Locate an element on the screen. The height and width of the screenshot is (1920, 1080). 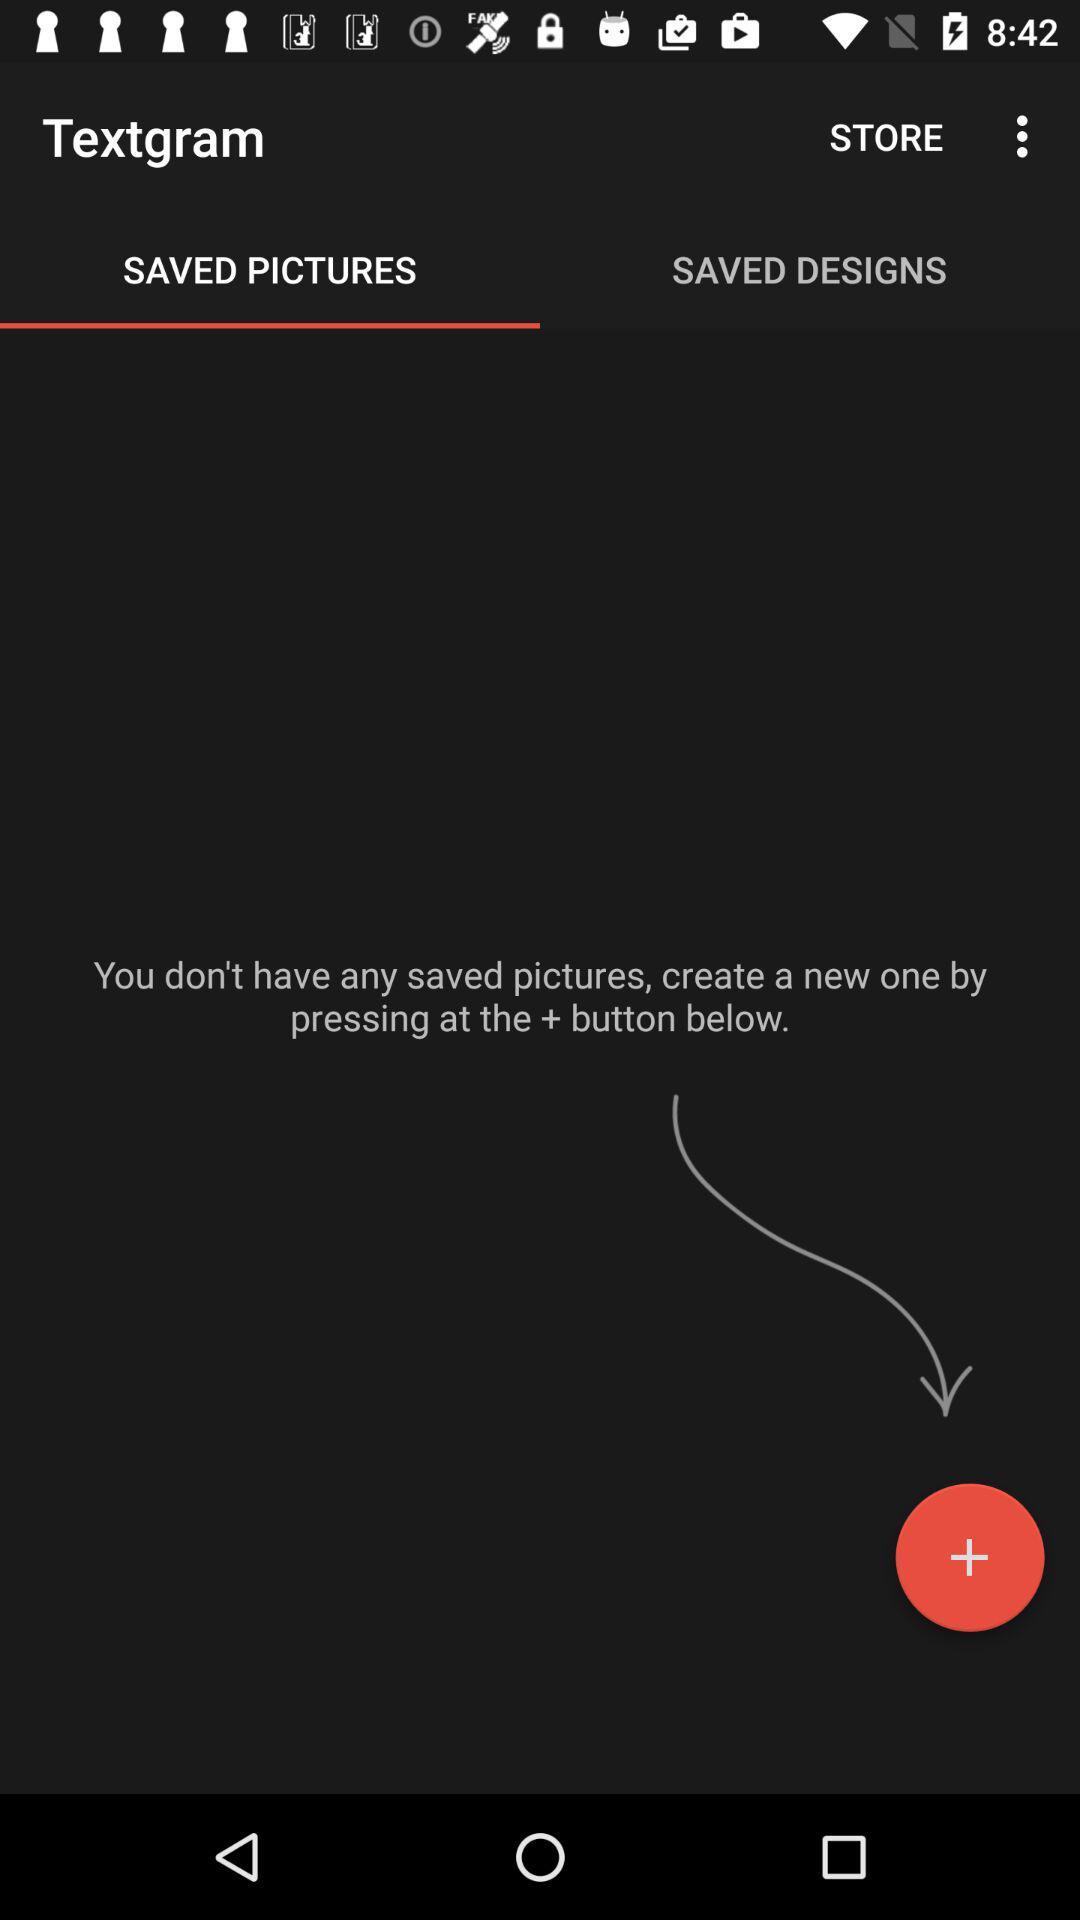
the item to the right of the textgram icon is located at coordinates (885, 135).